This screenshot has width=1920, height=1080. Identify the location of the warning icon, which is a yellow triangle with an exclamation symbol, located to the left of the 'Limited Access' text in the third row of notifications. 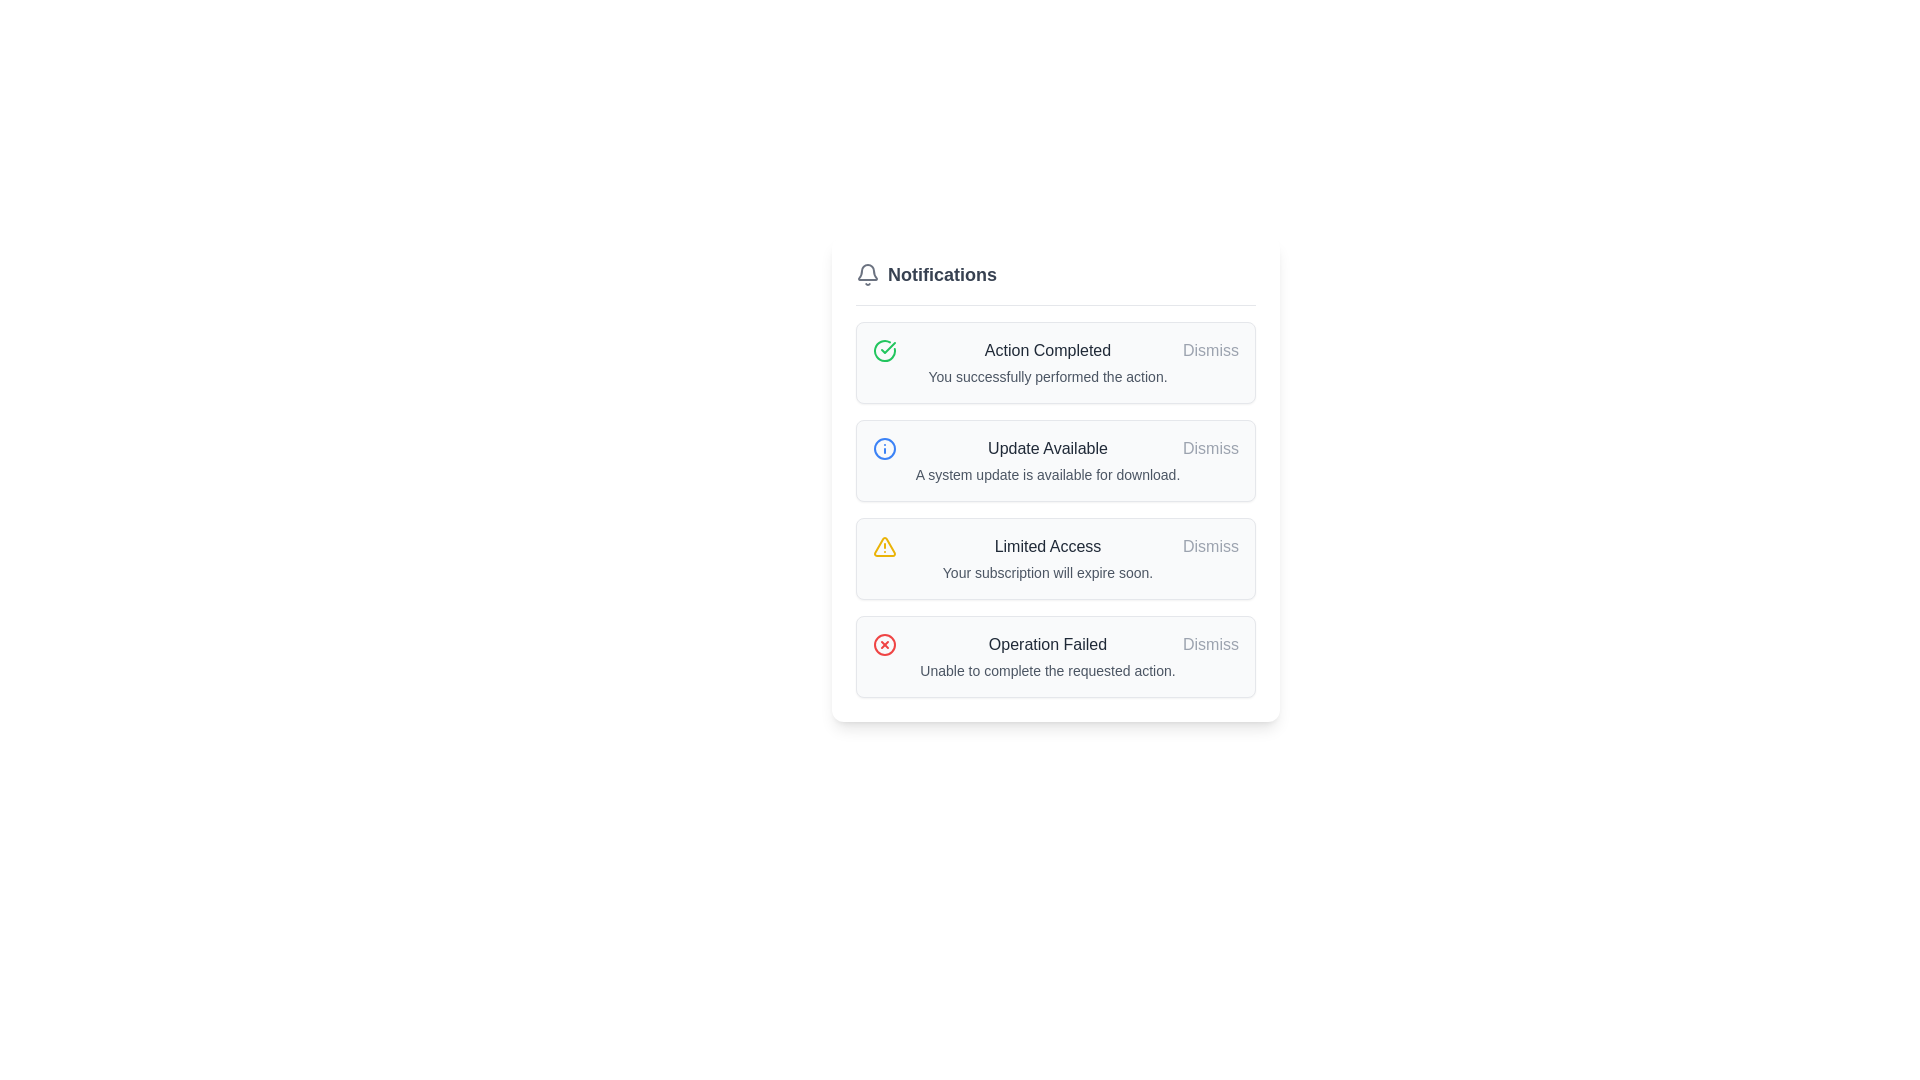
(883, 547).